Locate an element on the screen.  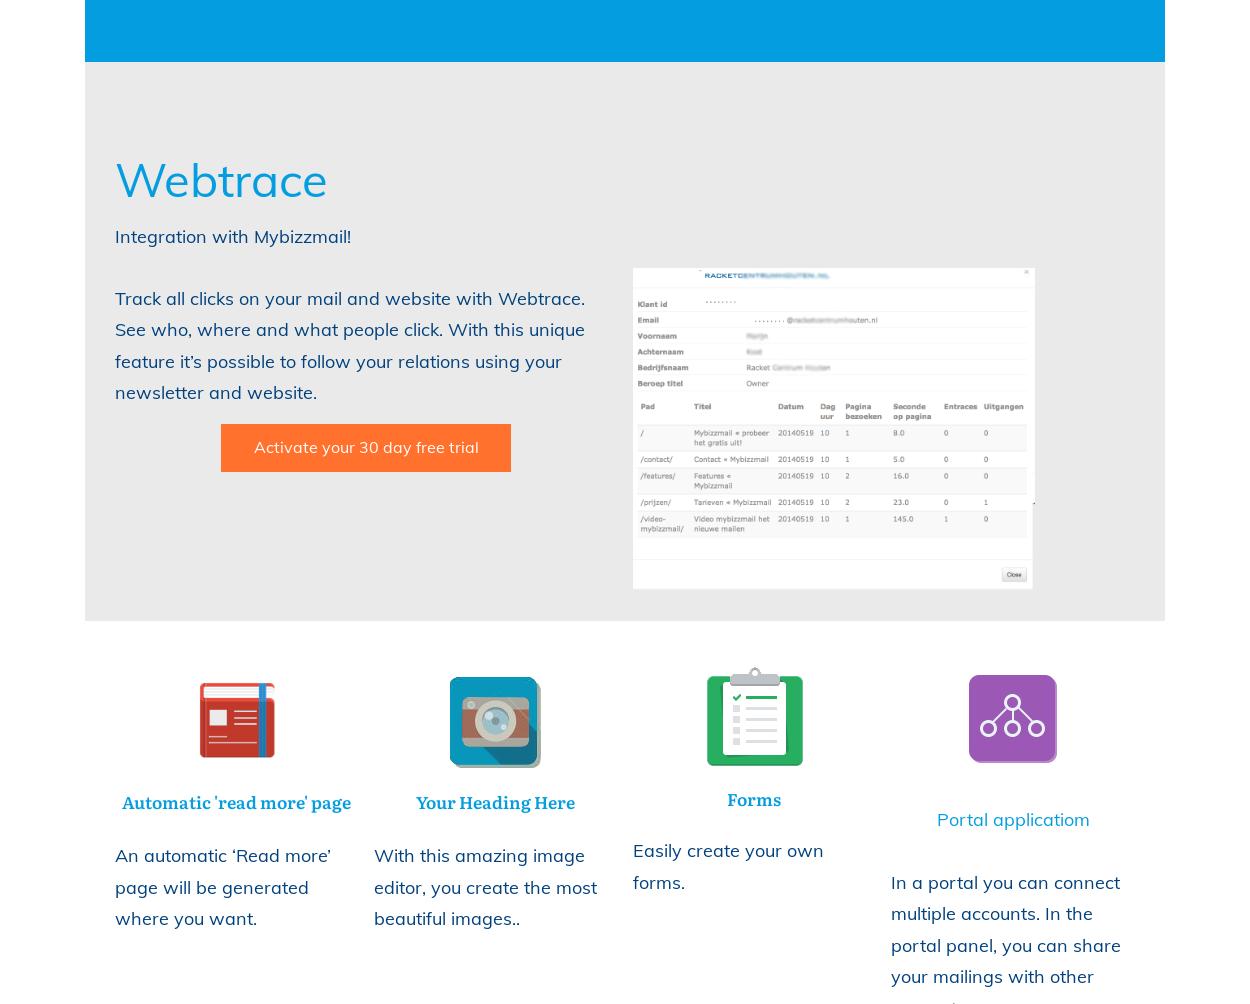
'Easily create your own forms.' is located at coordinates (726, 865).